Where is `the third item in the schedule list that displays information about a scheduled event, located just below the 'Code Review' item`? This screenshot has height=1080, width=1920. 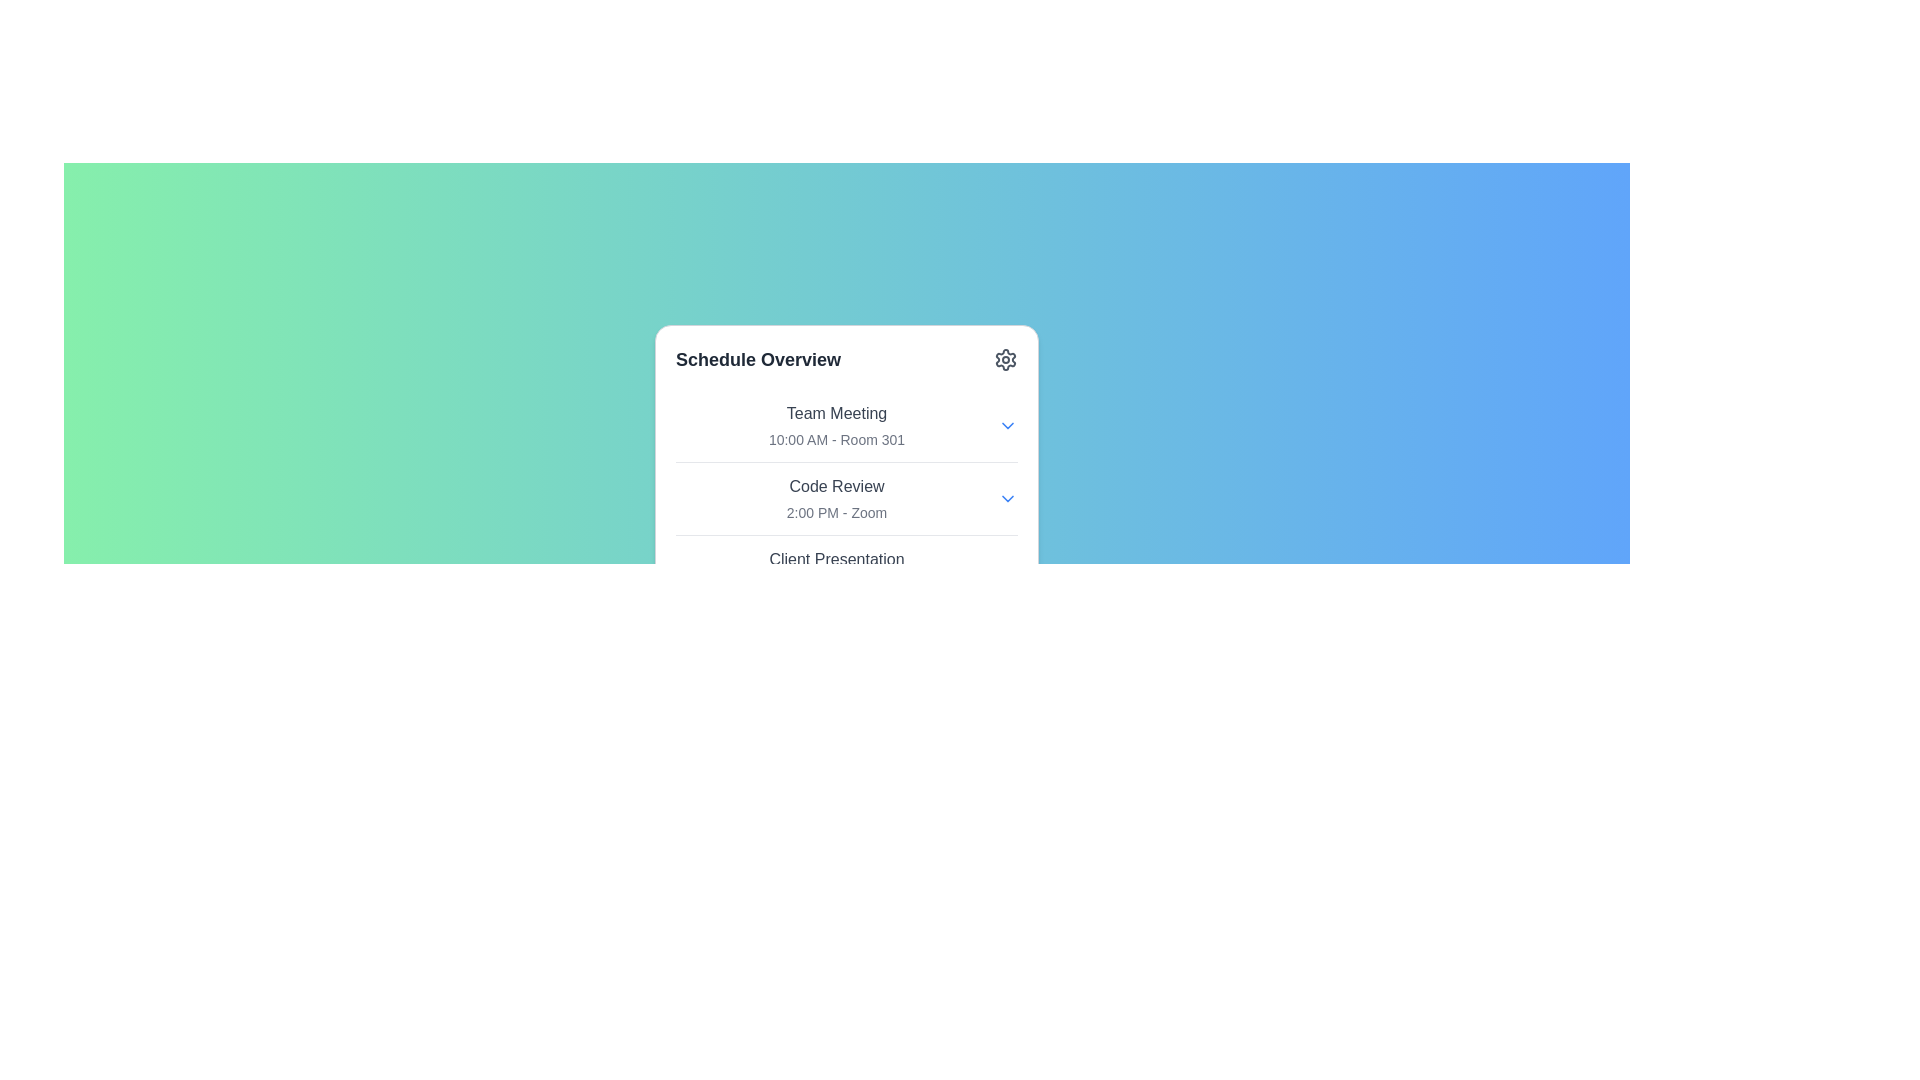
the third item in the schedule list that displays information about a scheduled event, located just below the 'Code Review' item is located at coordinates (836, 571).